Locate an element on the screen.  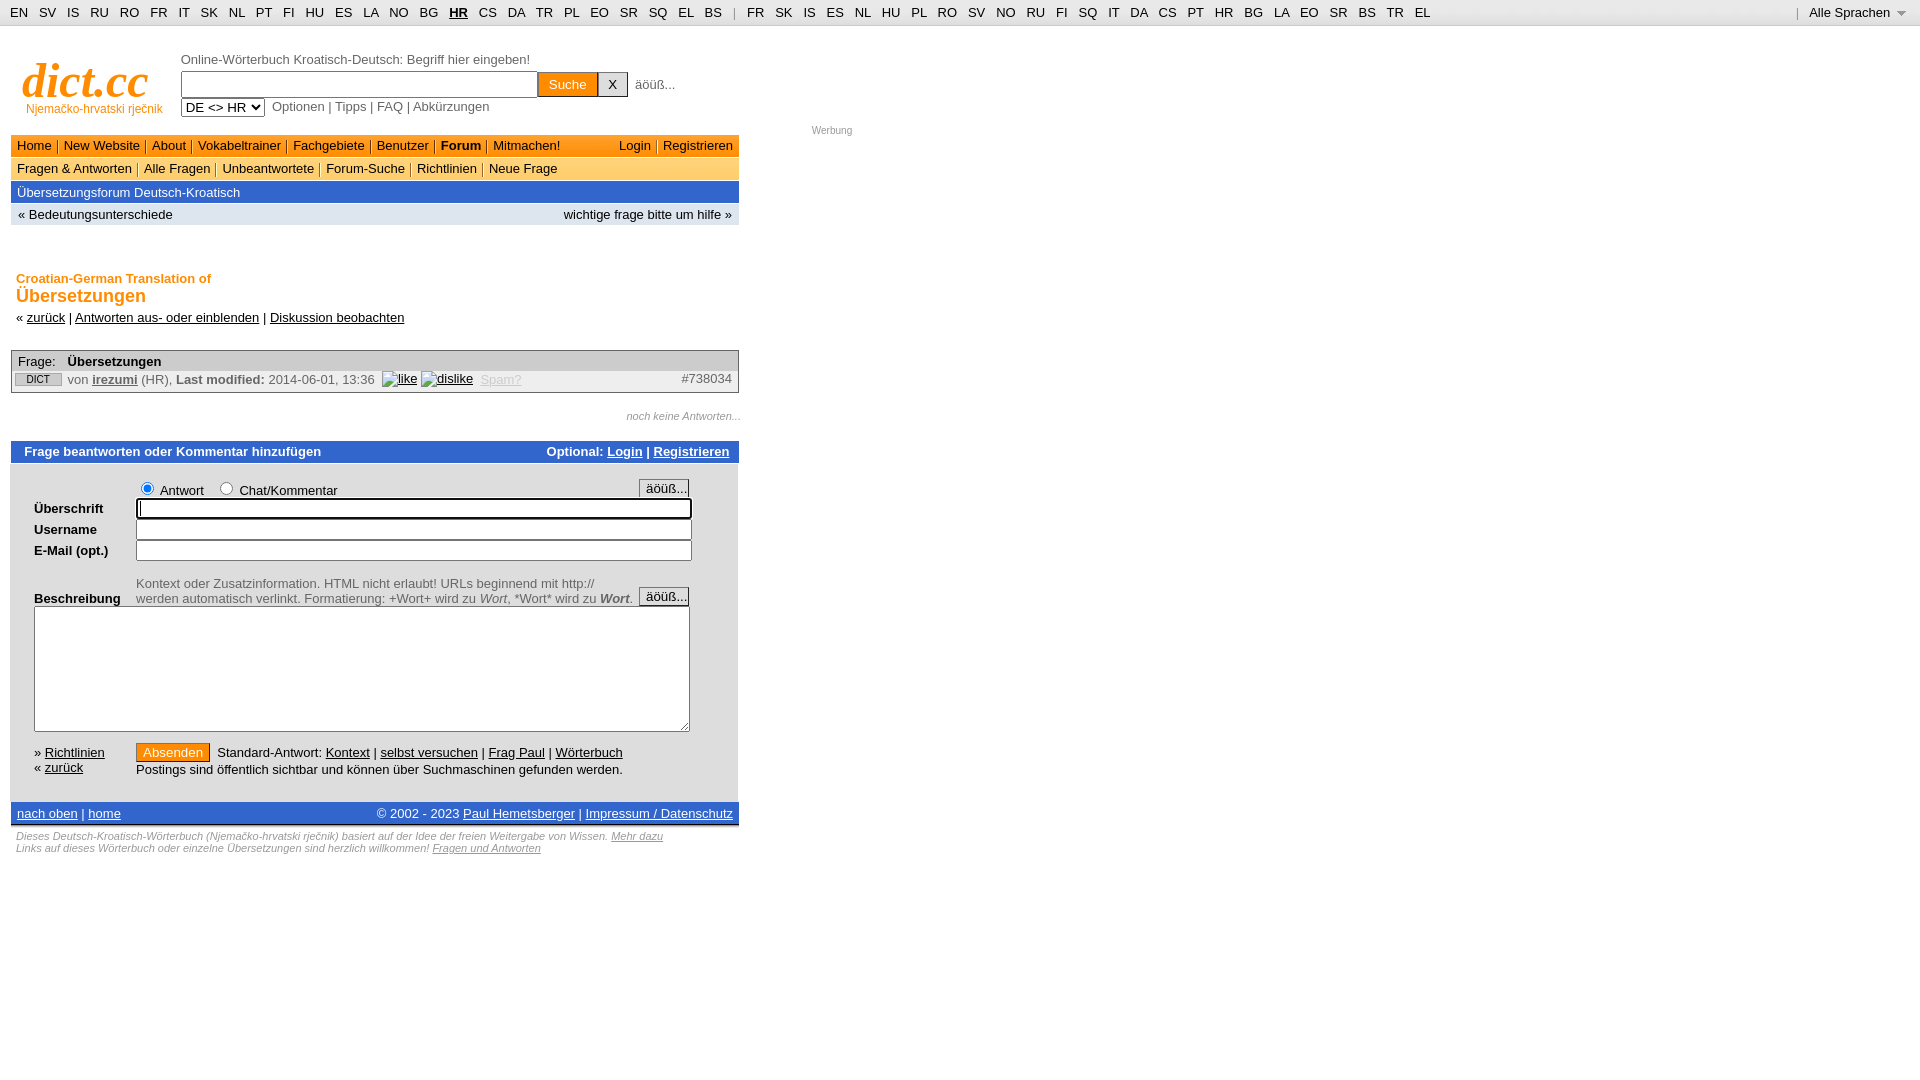
'#738034' is located at coordinates (706, 378).